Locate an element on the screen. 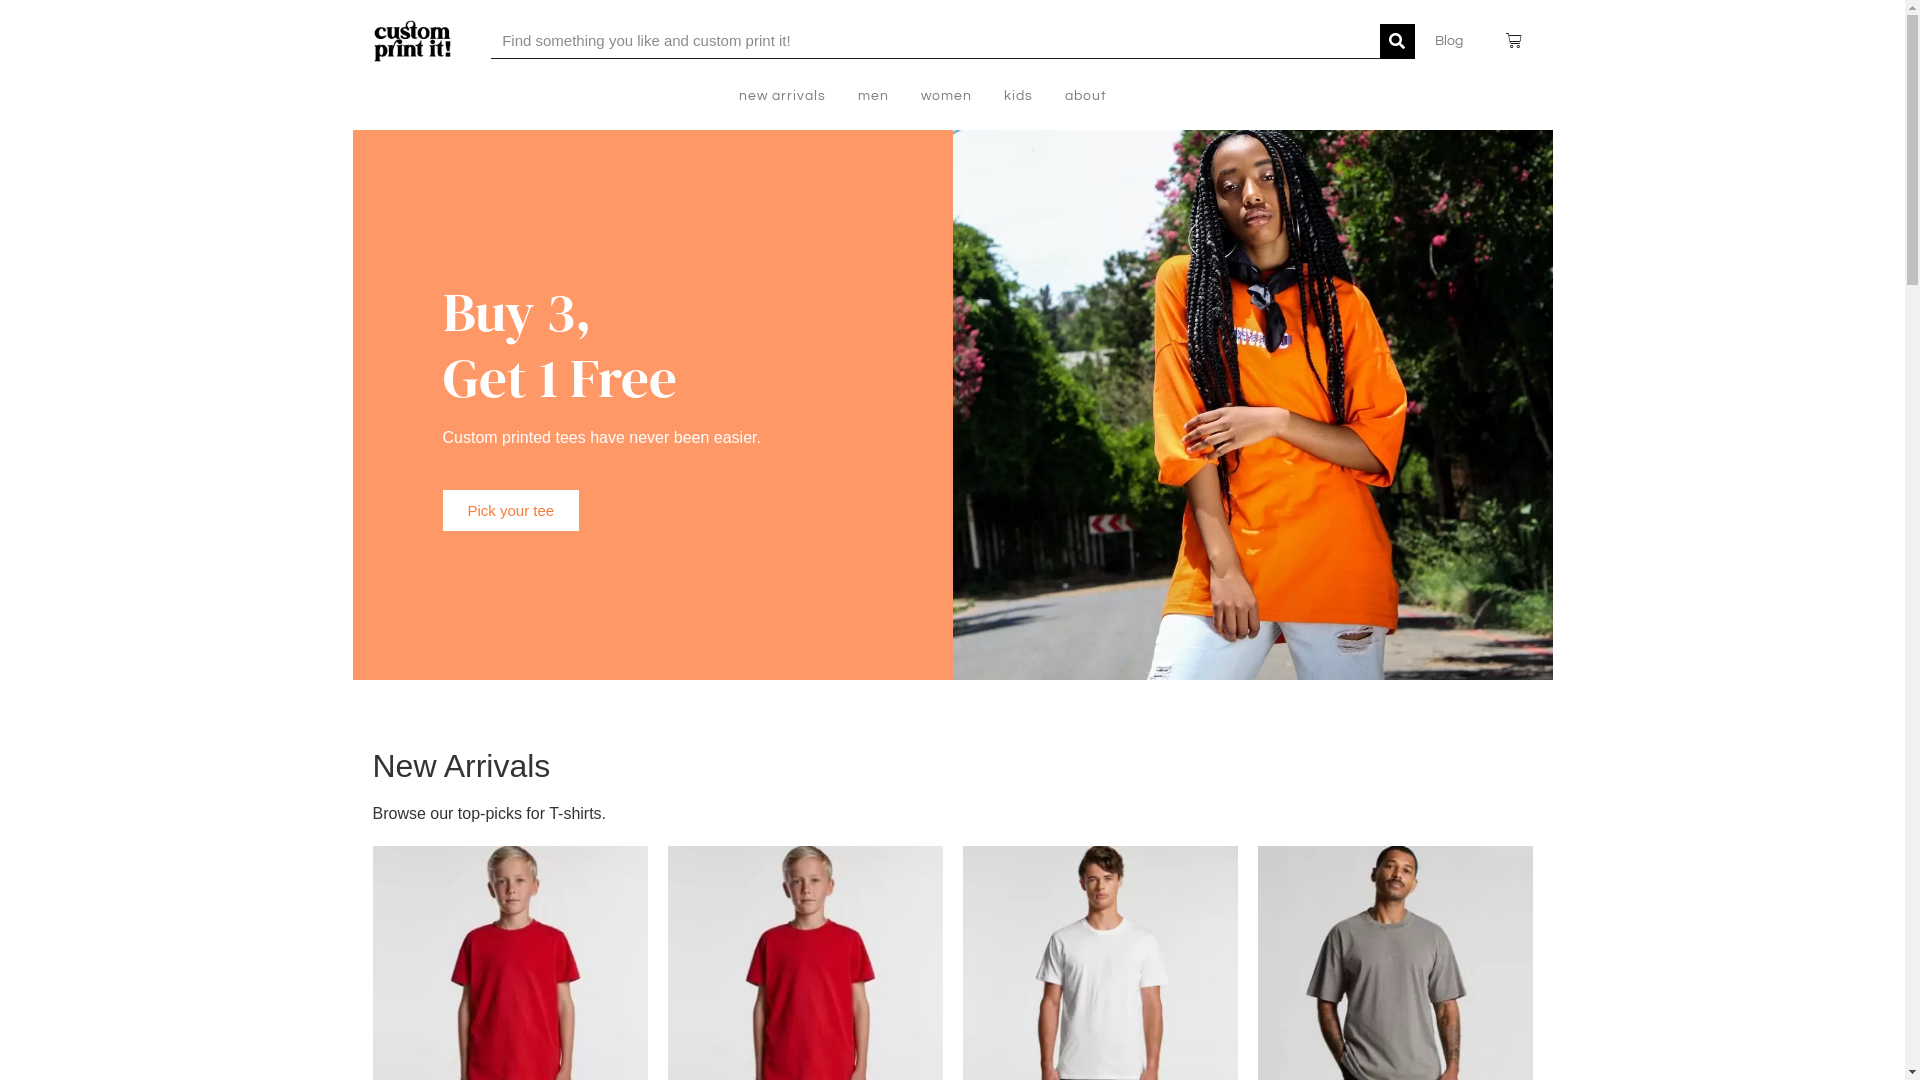  'women' is located at coordinates (945, 96).